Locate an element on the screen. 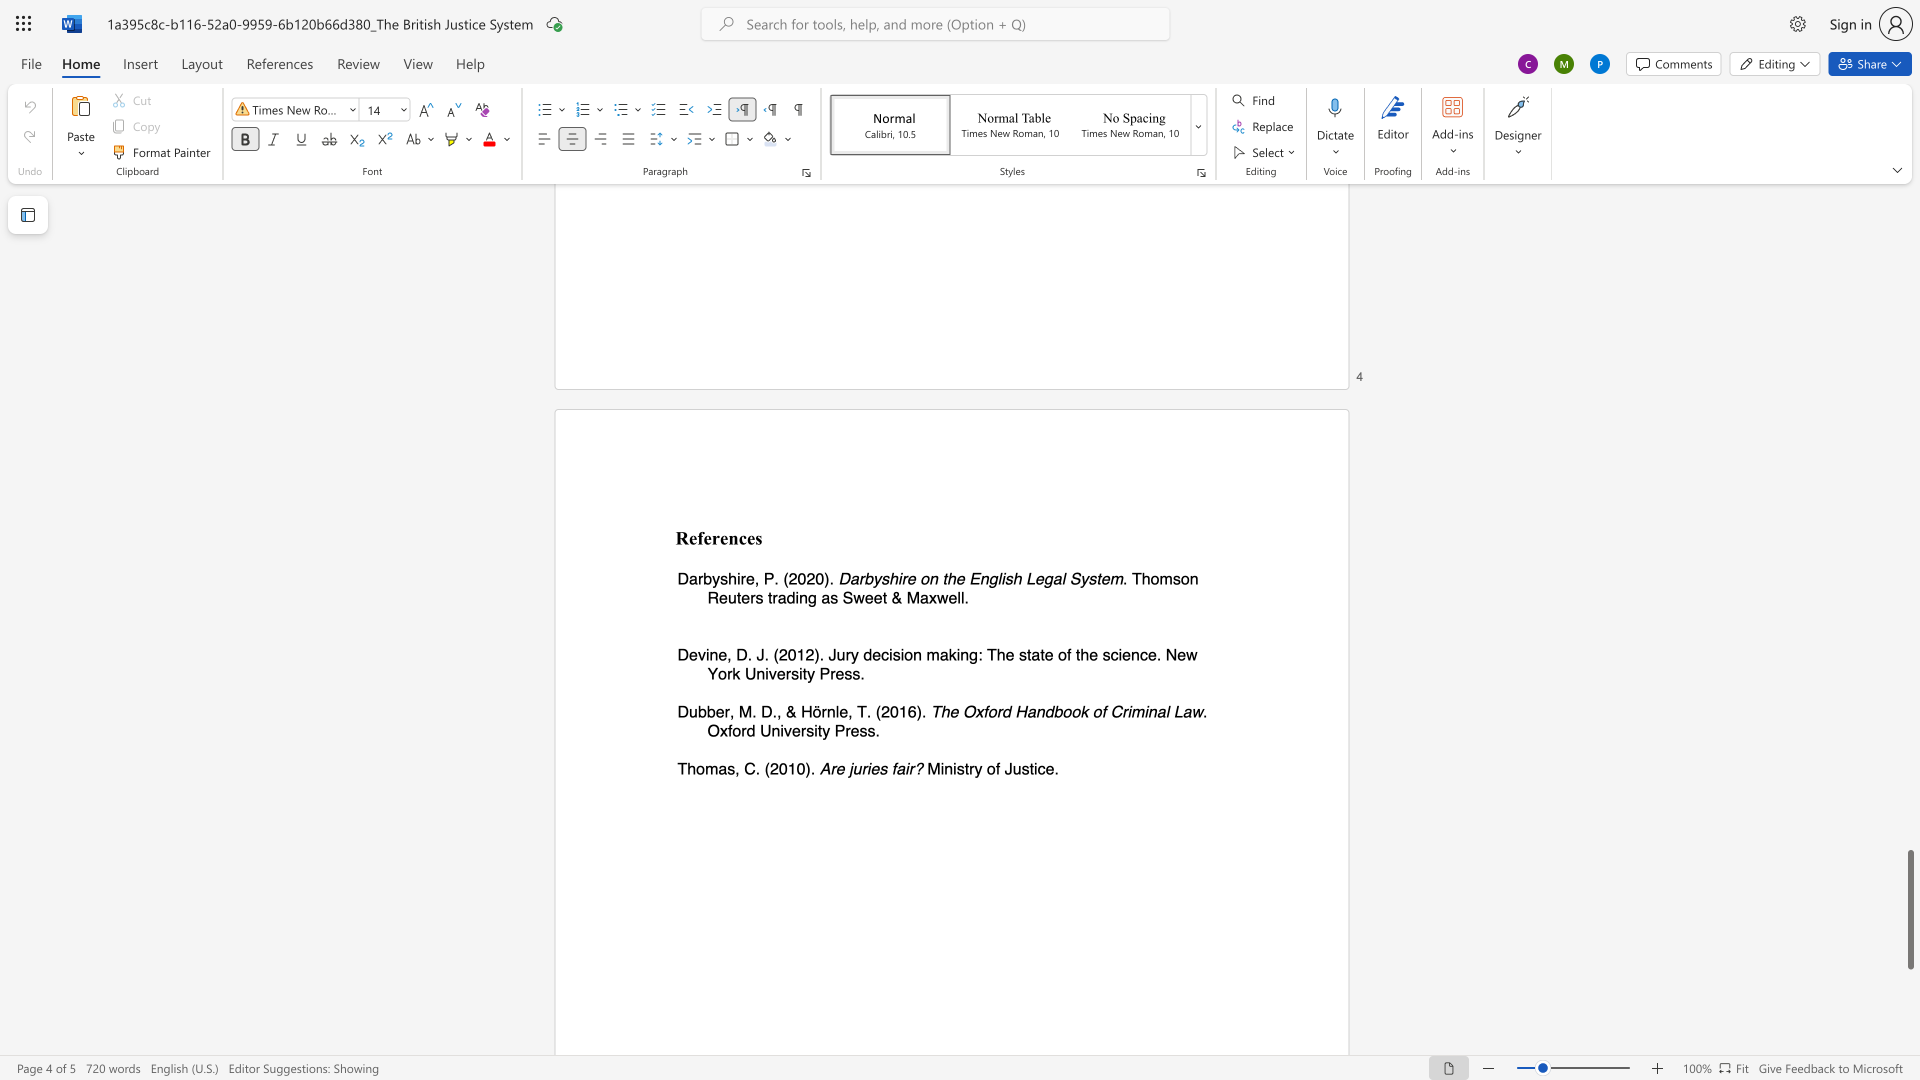  the right-hand scrollbar to ascend the page is located at coordinates (1909, 479).